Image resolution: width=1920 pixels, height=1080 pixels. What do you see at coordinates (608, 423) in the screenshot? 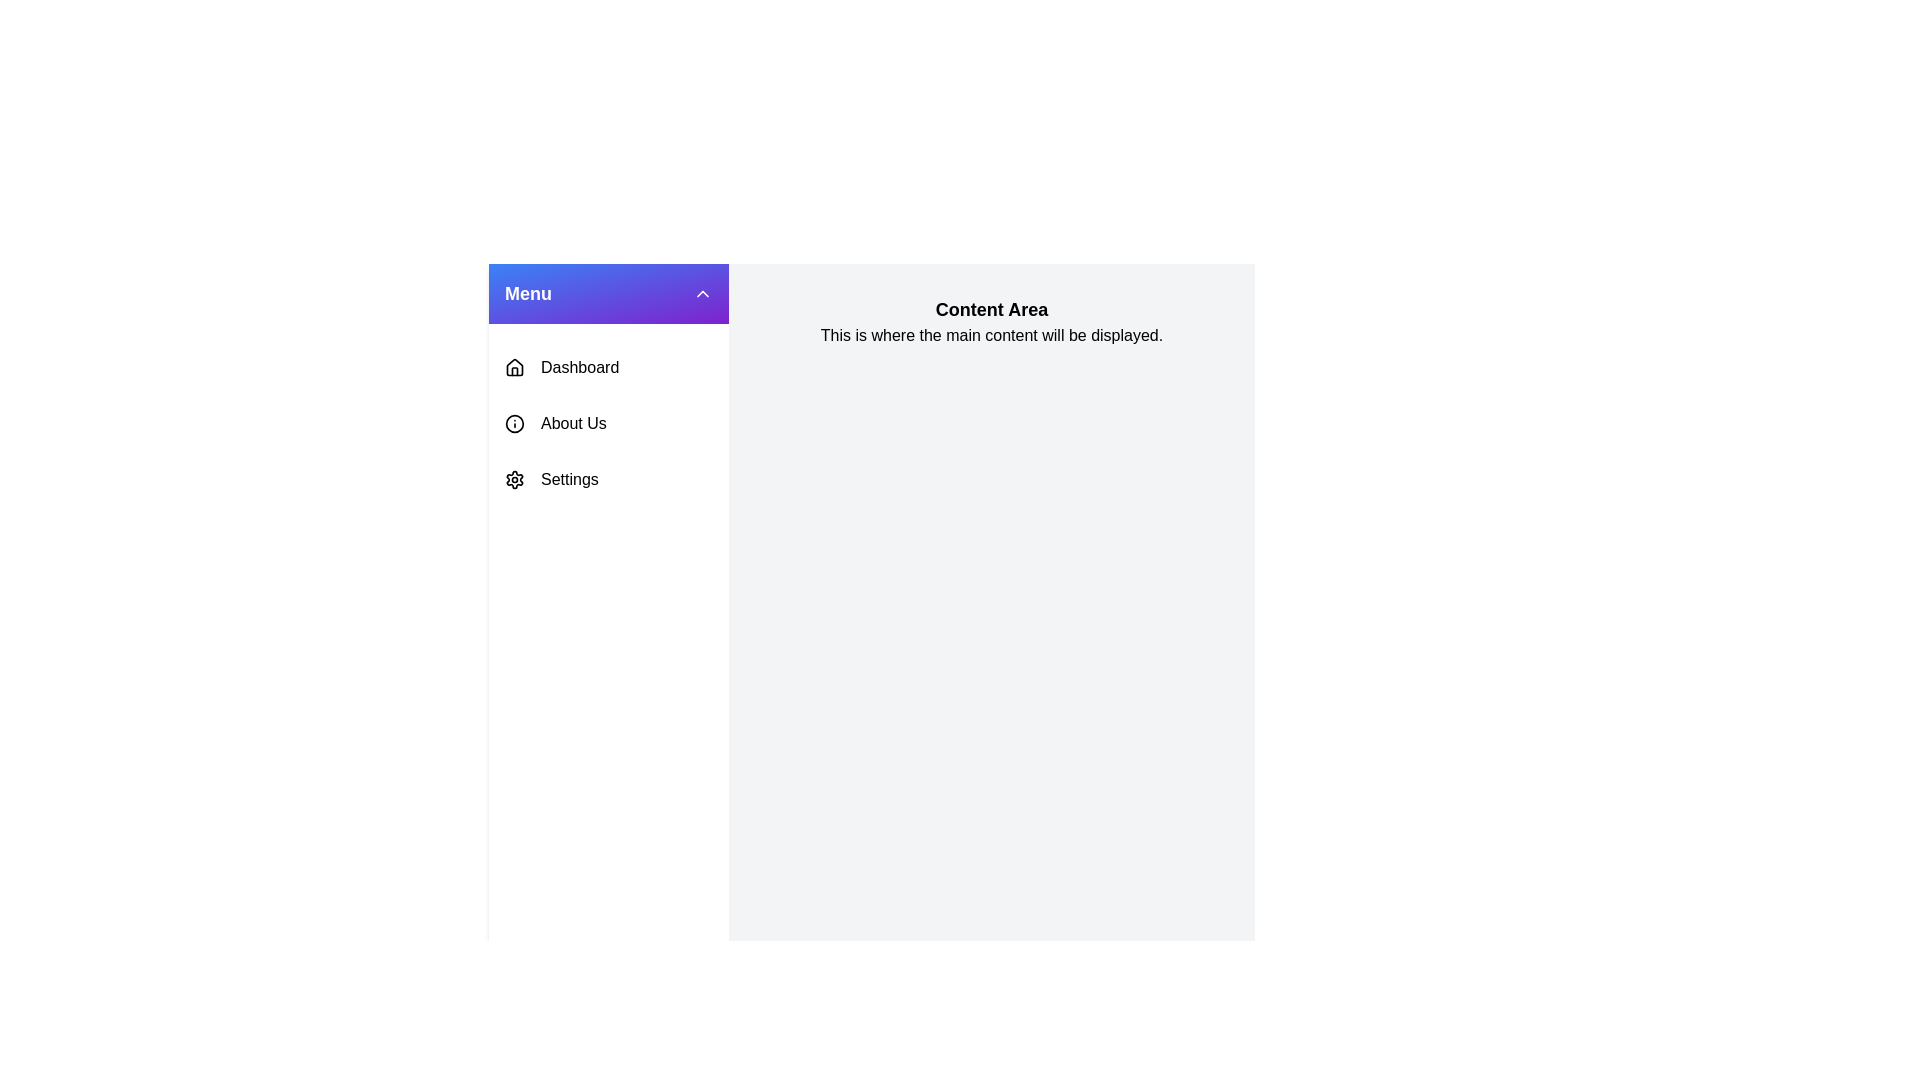
I see `the menu item About Us to observe its hover effect` at bounding box center [608, 423].